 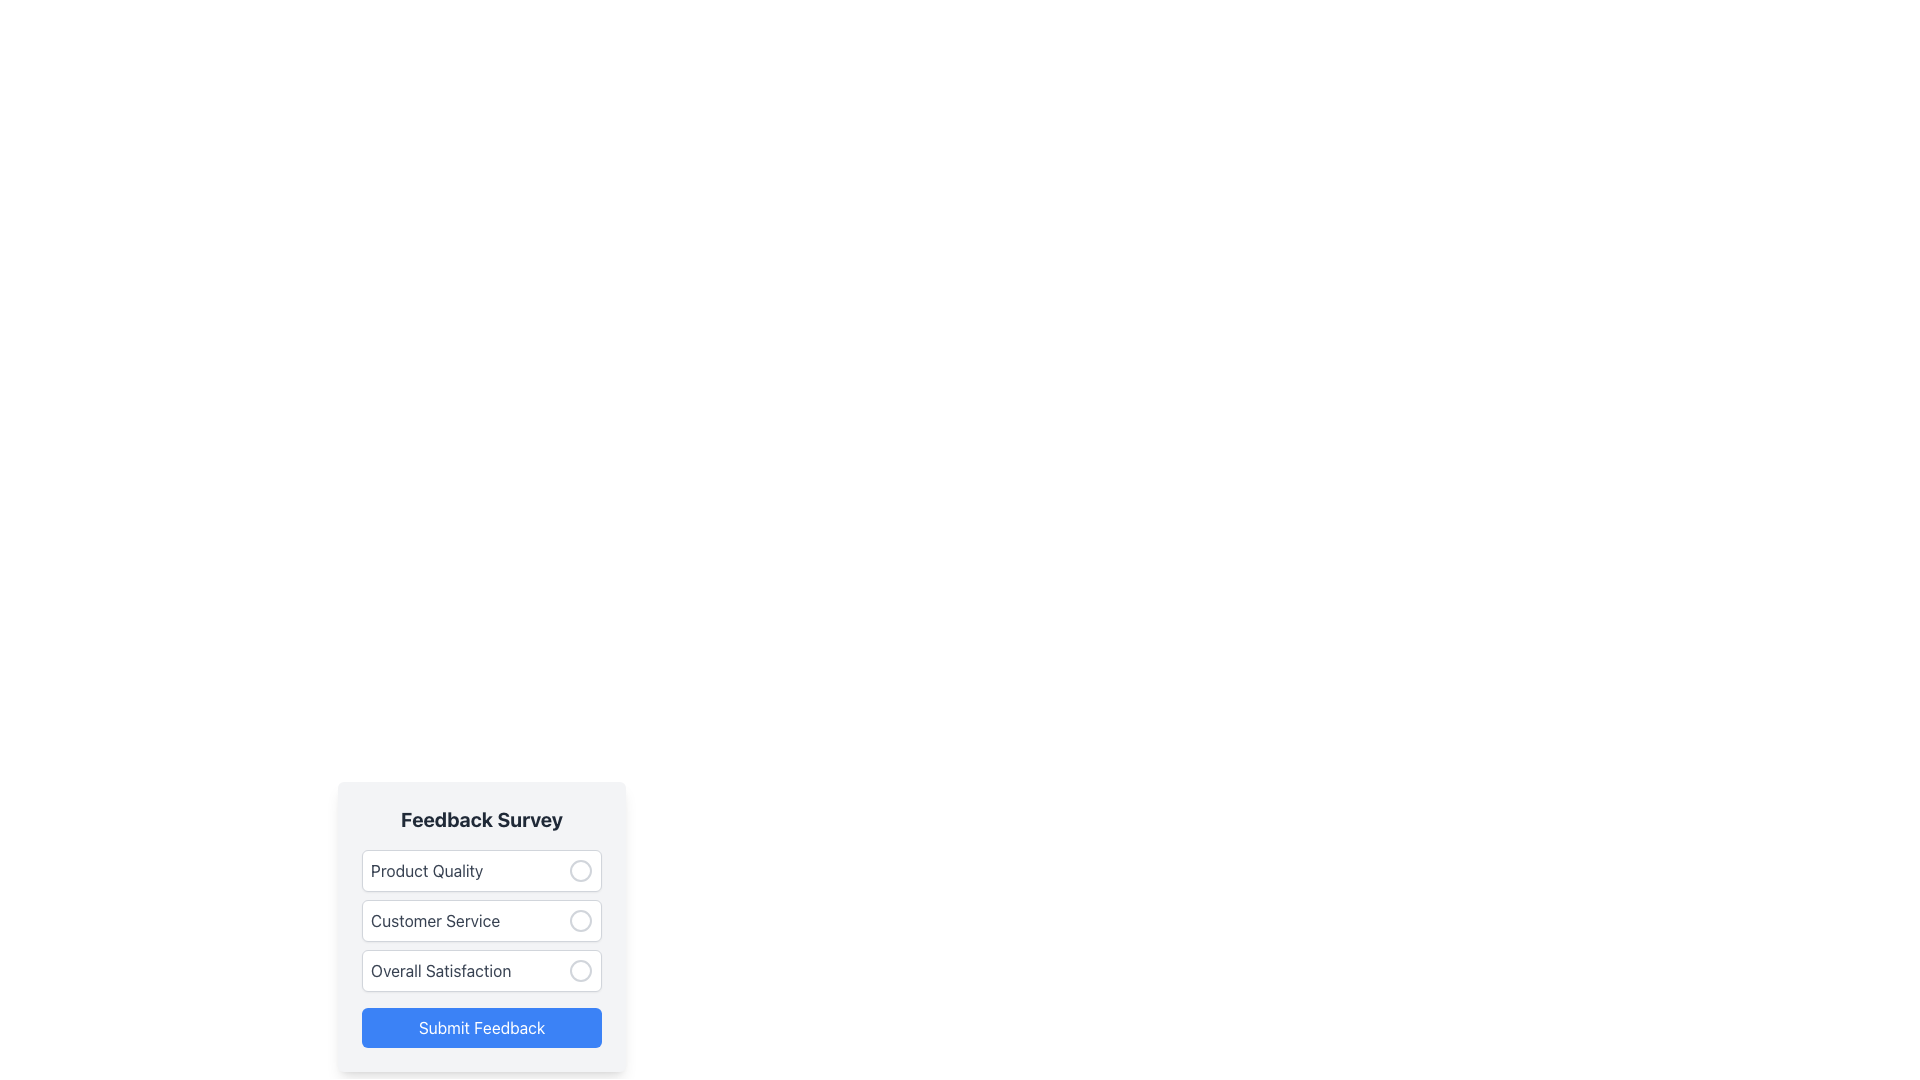 I want to click on the third radio button for the 'Overall Satisfaction' survey question, so click(x=579, y=970).